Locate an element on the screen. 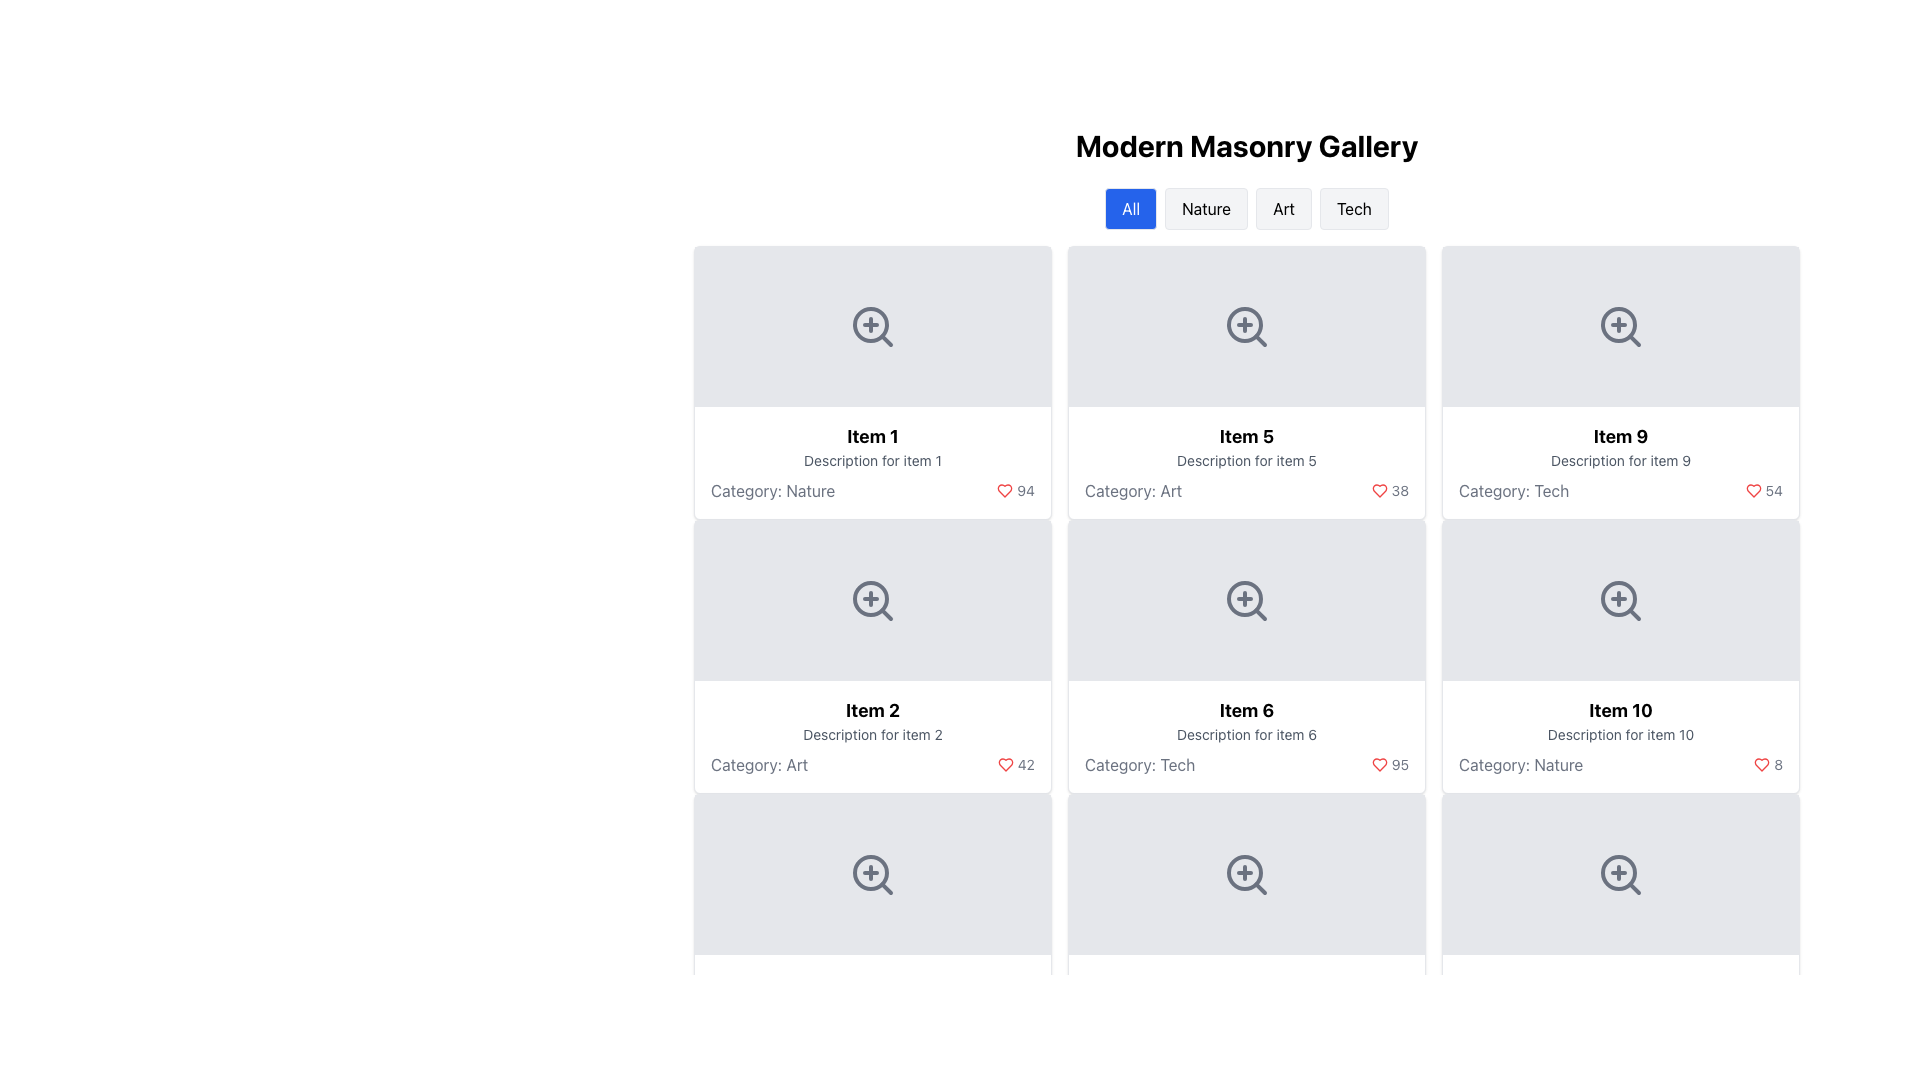 The height and width of the screenshot is (1080, 1920). the text label indicating the category type of the associated item, located at the bottom section of 'Item 9' in the right column of the third row in the grid is located at coordinates (1514, 490).